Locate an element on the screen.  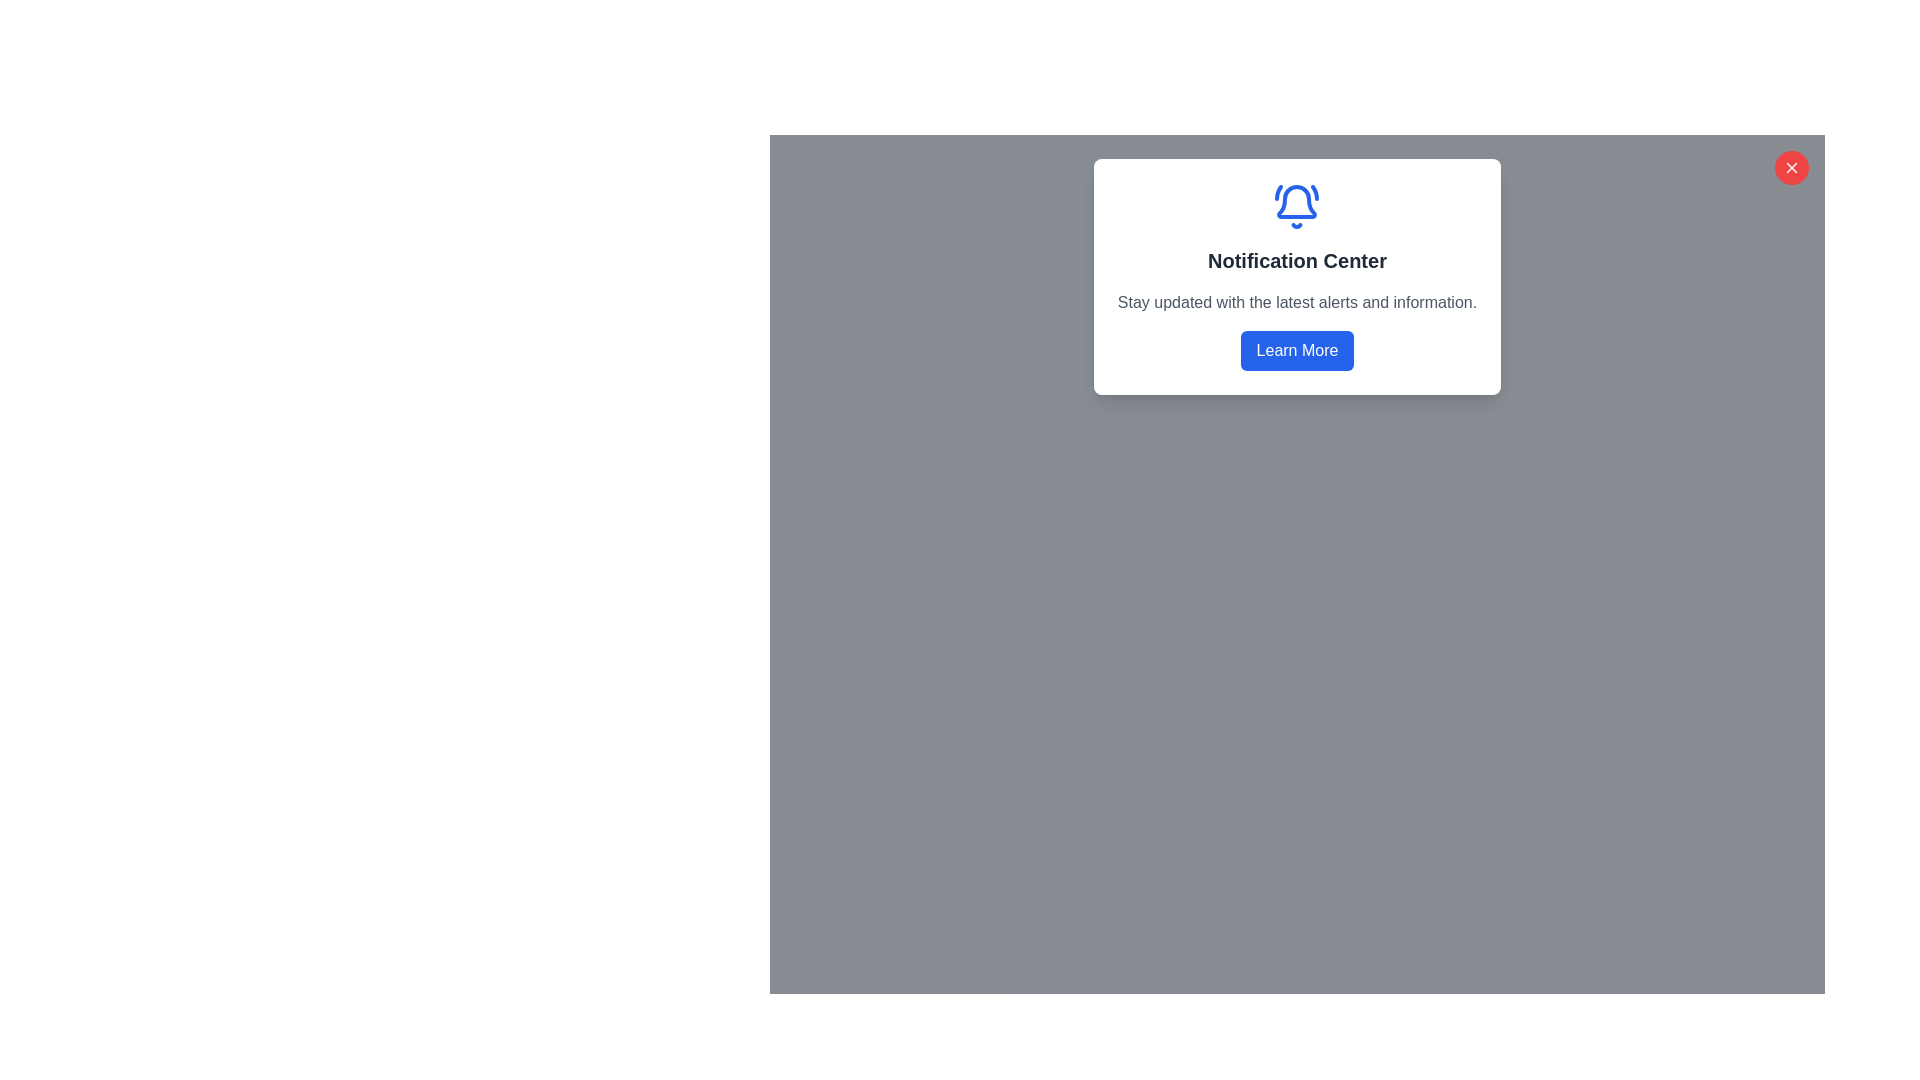
the close (x) button represented by a thin, sharp cross icon within a circular red button located at the top-right corner of the modal interface is located at coordinates (1791, 167).